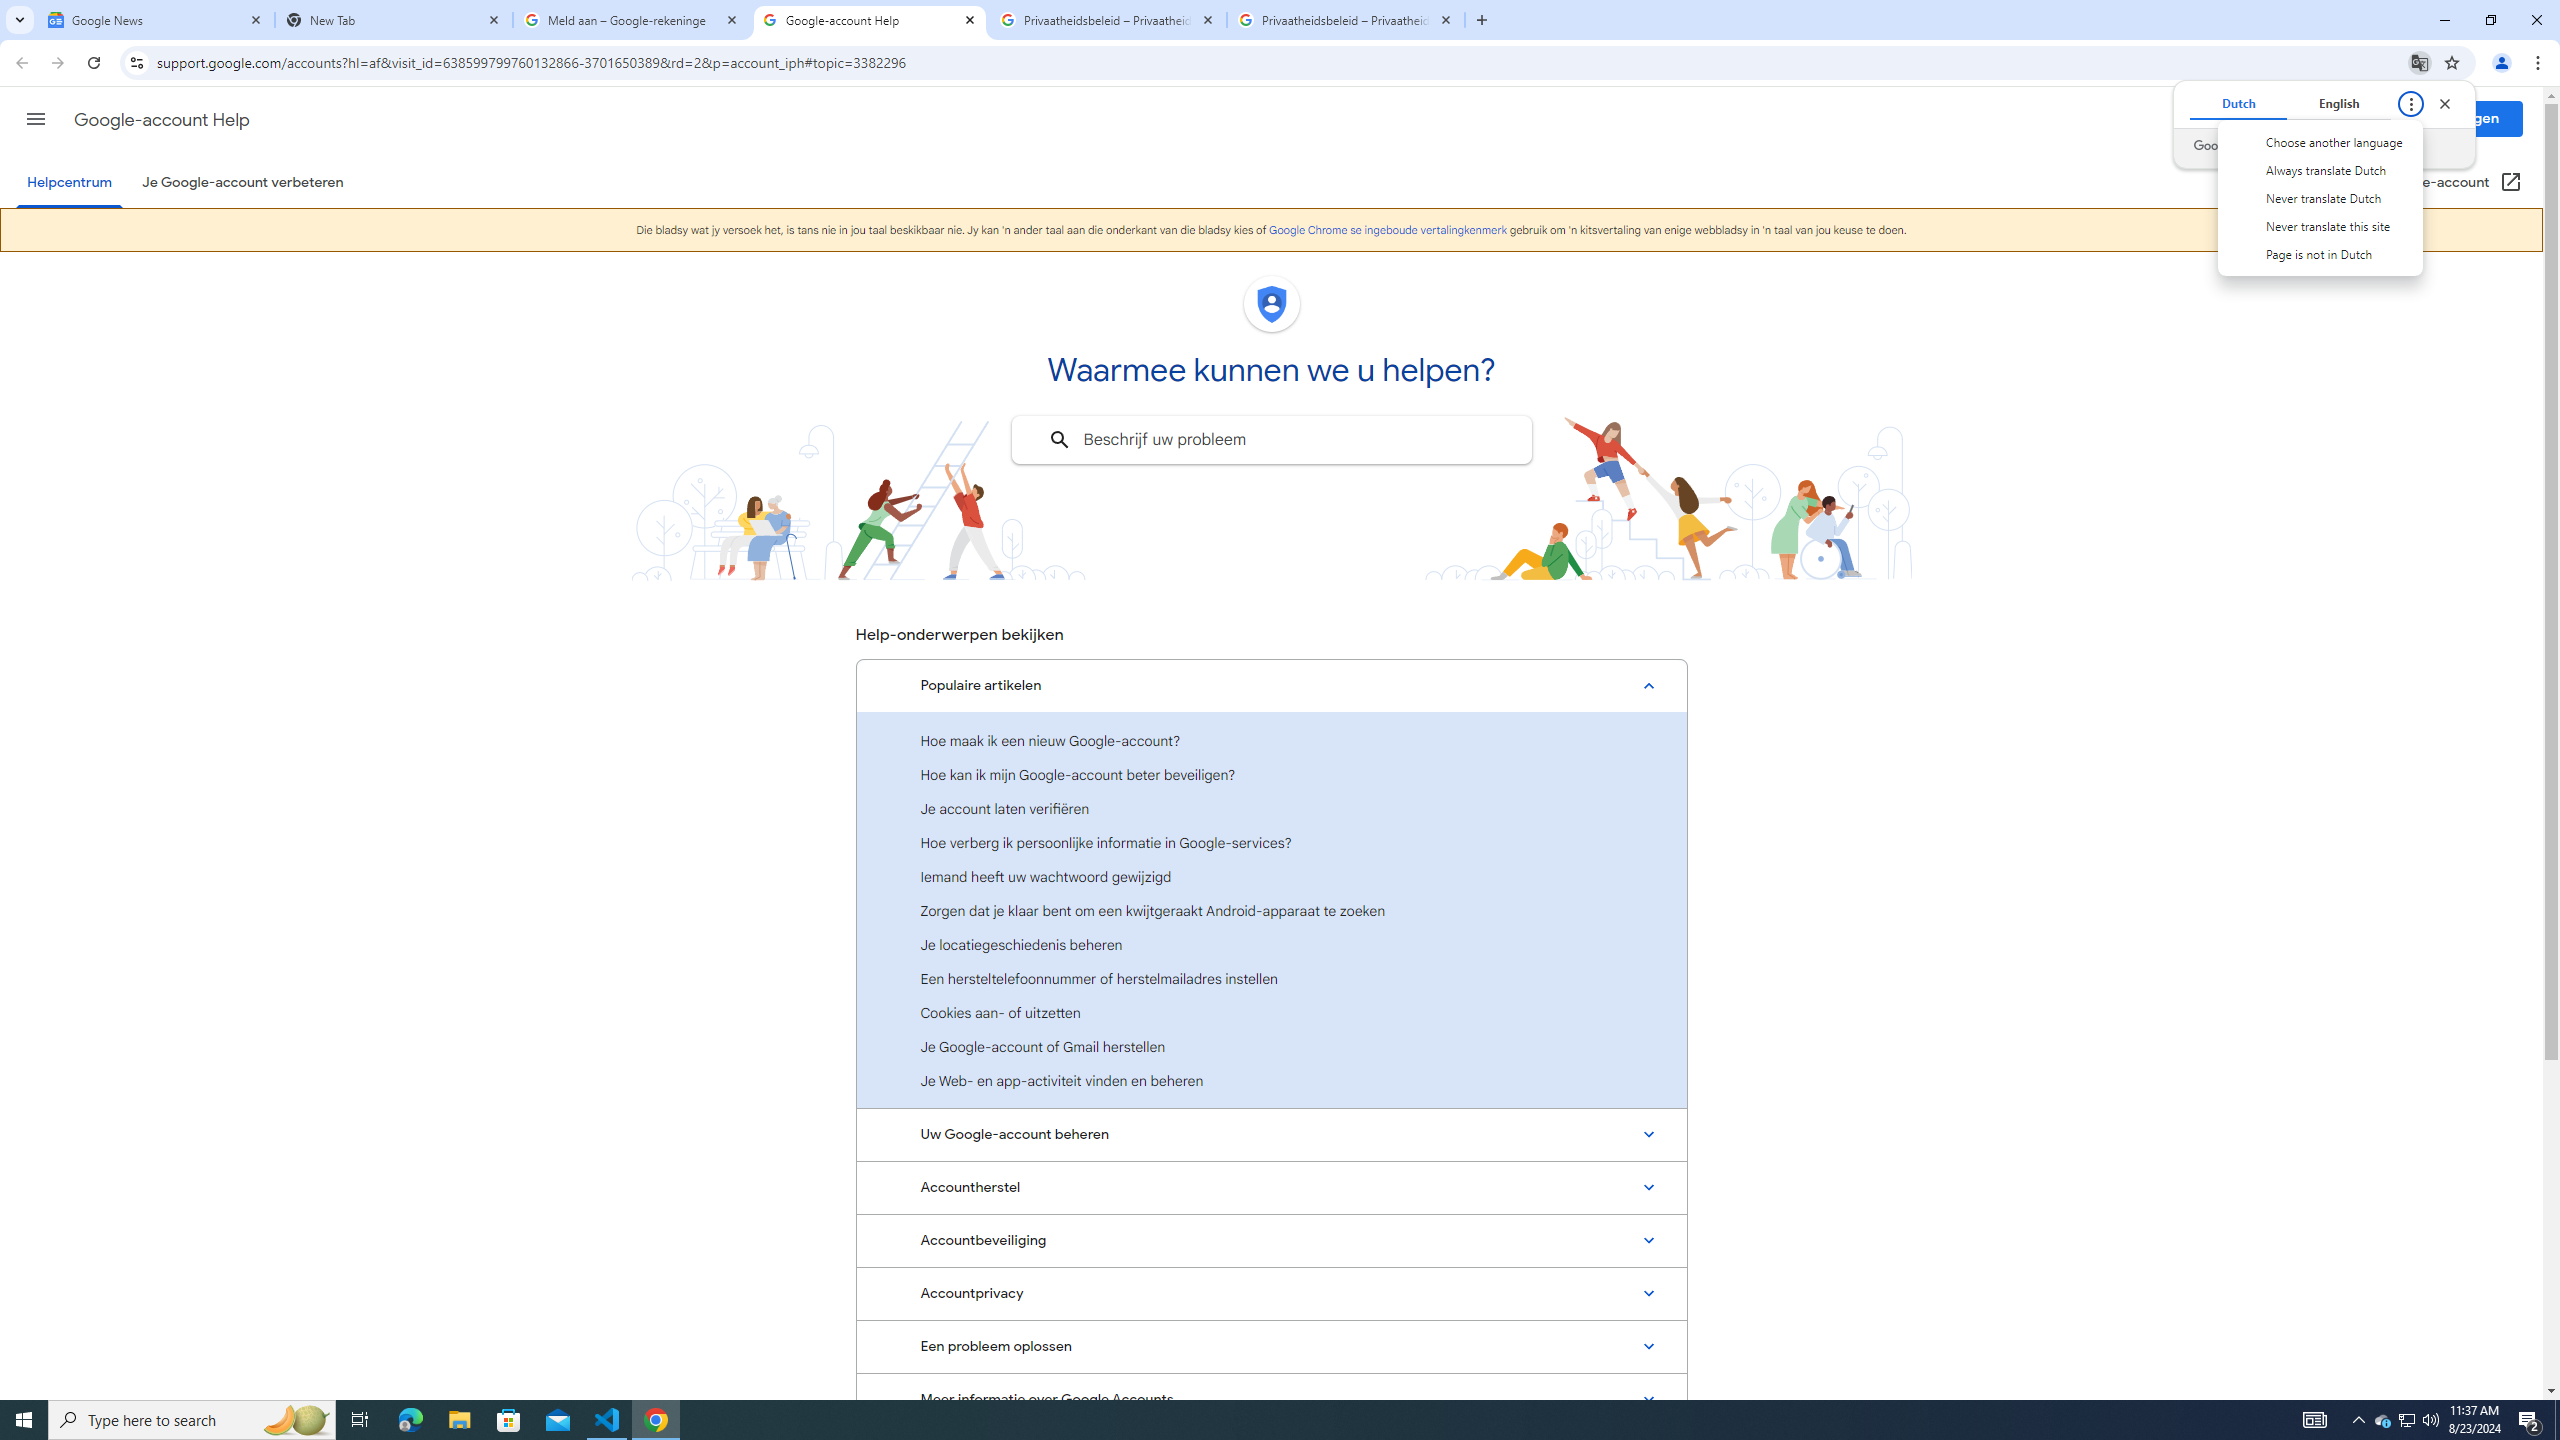 This screenshot has height=1440, width=2560. What do you see at coordinates (2315, 1418) in the screenshot?
I see `'AutomationID: 4105'` at bounding box center [2315, 1418].